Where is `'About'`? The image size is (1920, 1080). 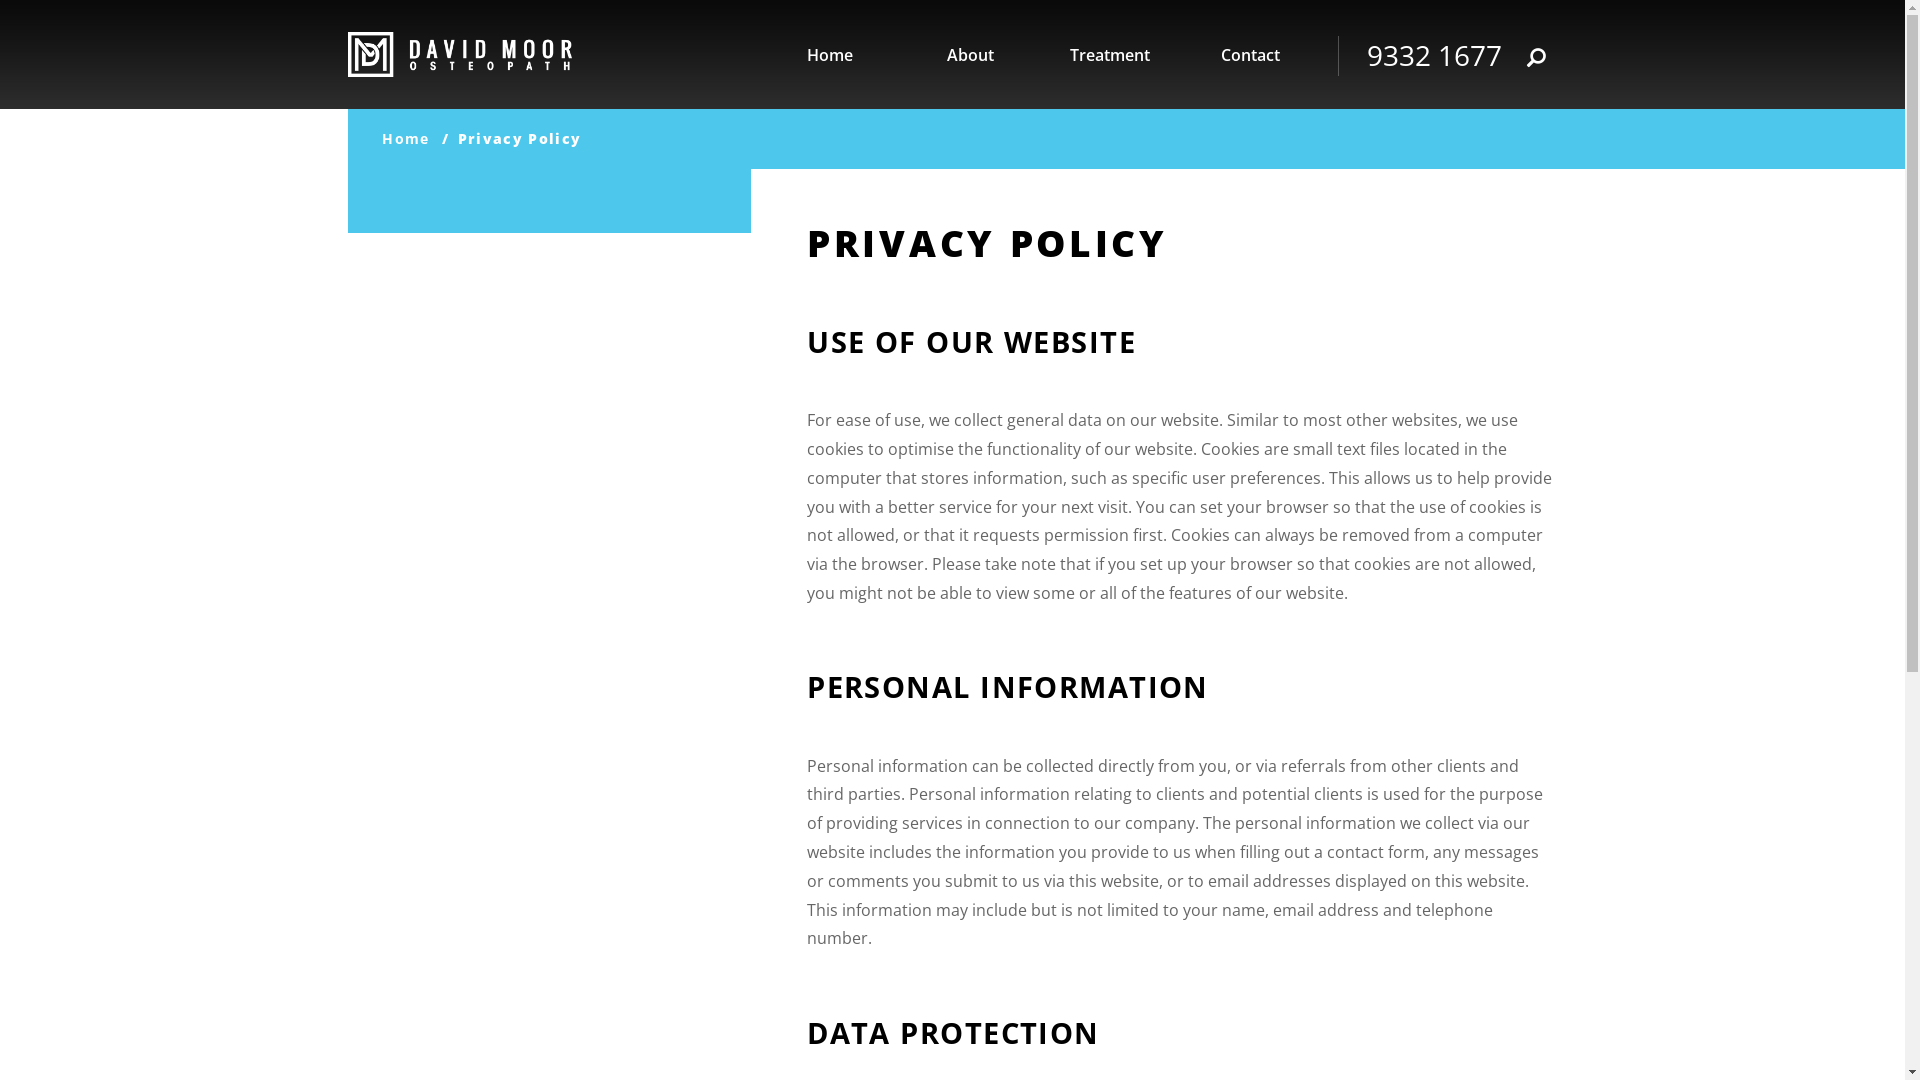
'About' is located at coordinates (969, 54).